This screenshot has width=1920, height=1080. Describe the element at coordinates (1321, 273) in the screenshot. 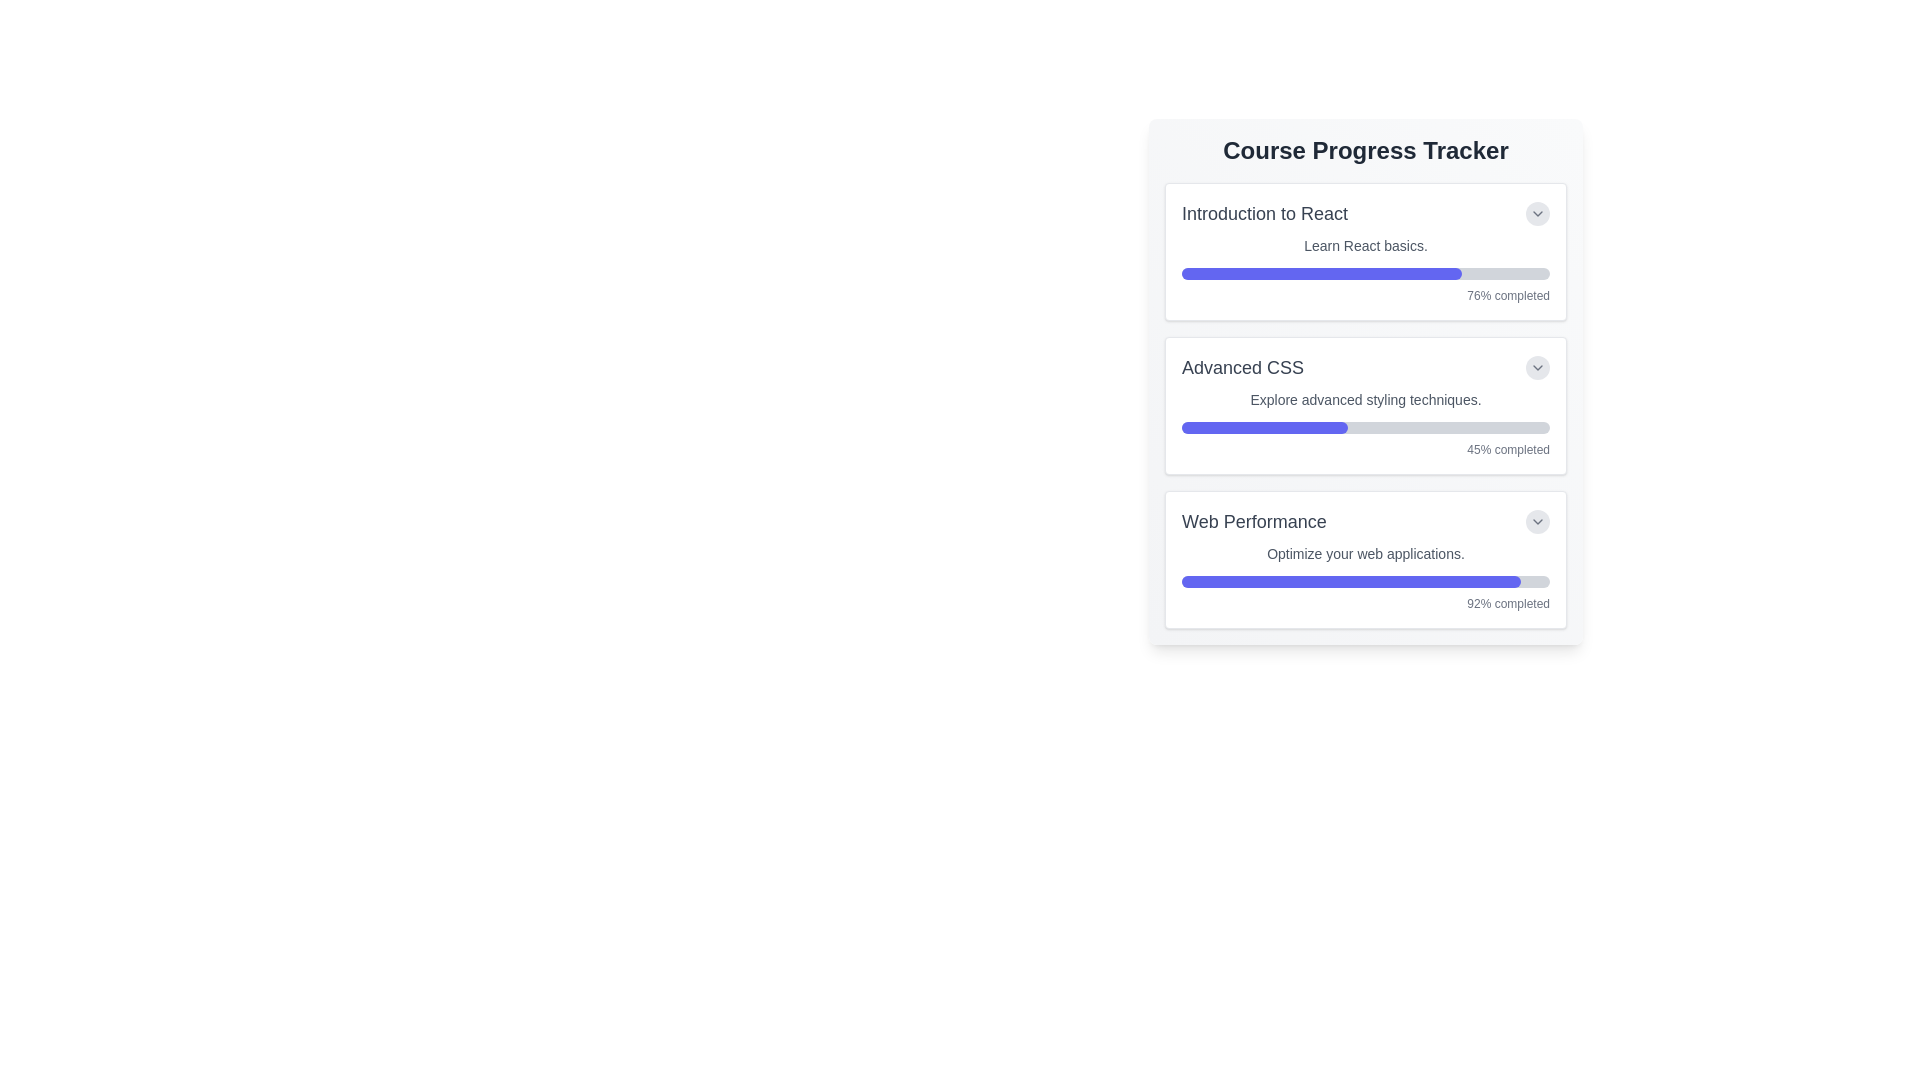

I see `the progress bar indicating completion percentage for the 'Introduction to React' section, which is styled with an indigo filled portion and rounded edges` at that location.